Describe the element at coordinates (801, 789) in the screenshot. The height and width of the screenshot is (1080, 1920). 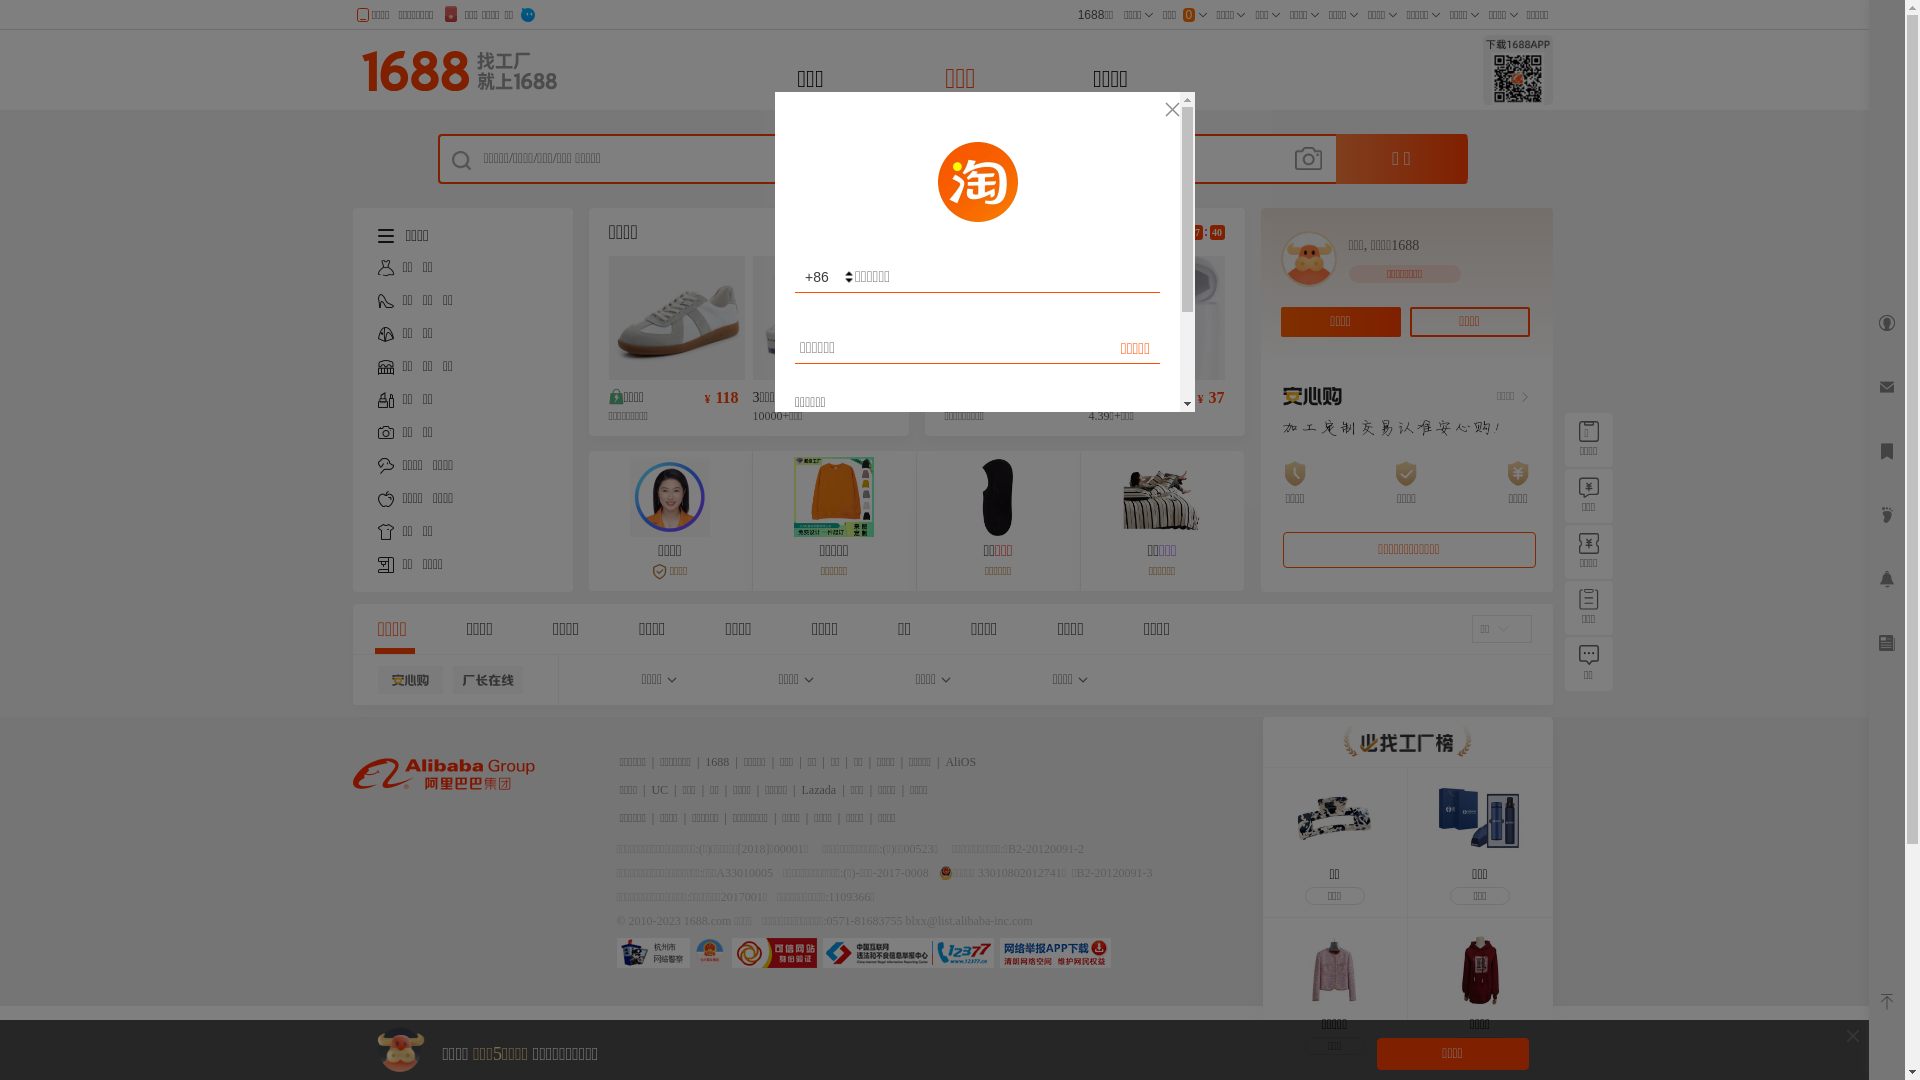
I see `'Lazada'` at that location.